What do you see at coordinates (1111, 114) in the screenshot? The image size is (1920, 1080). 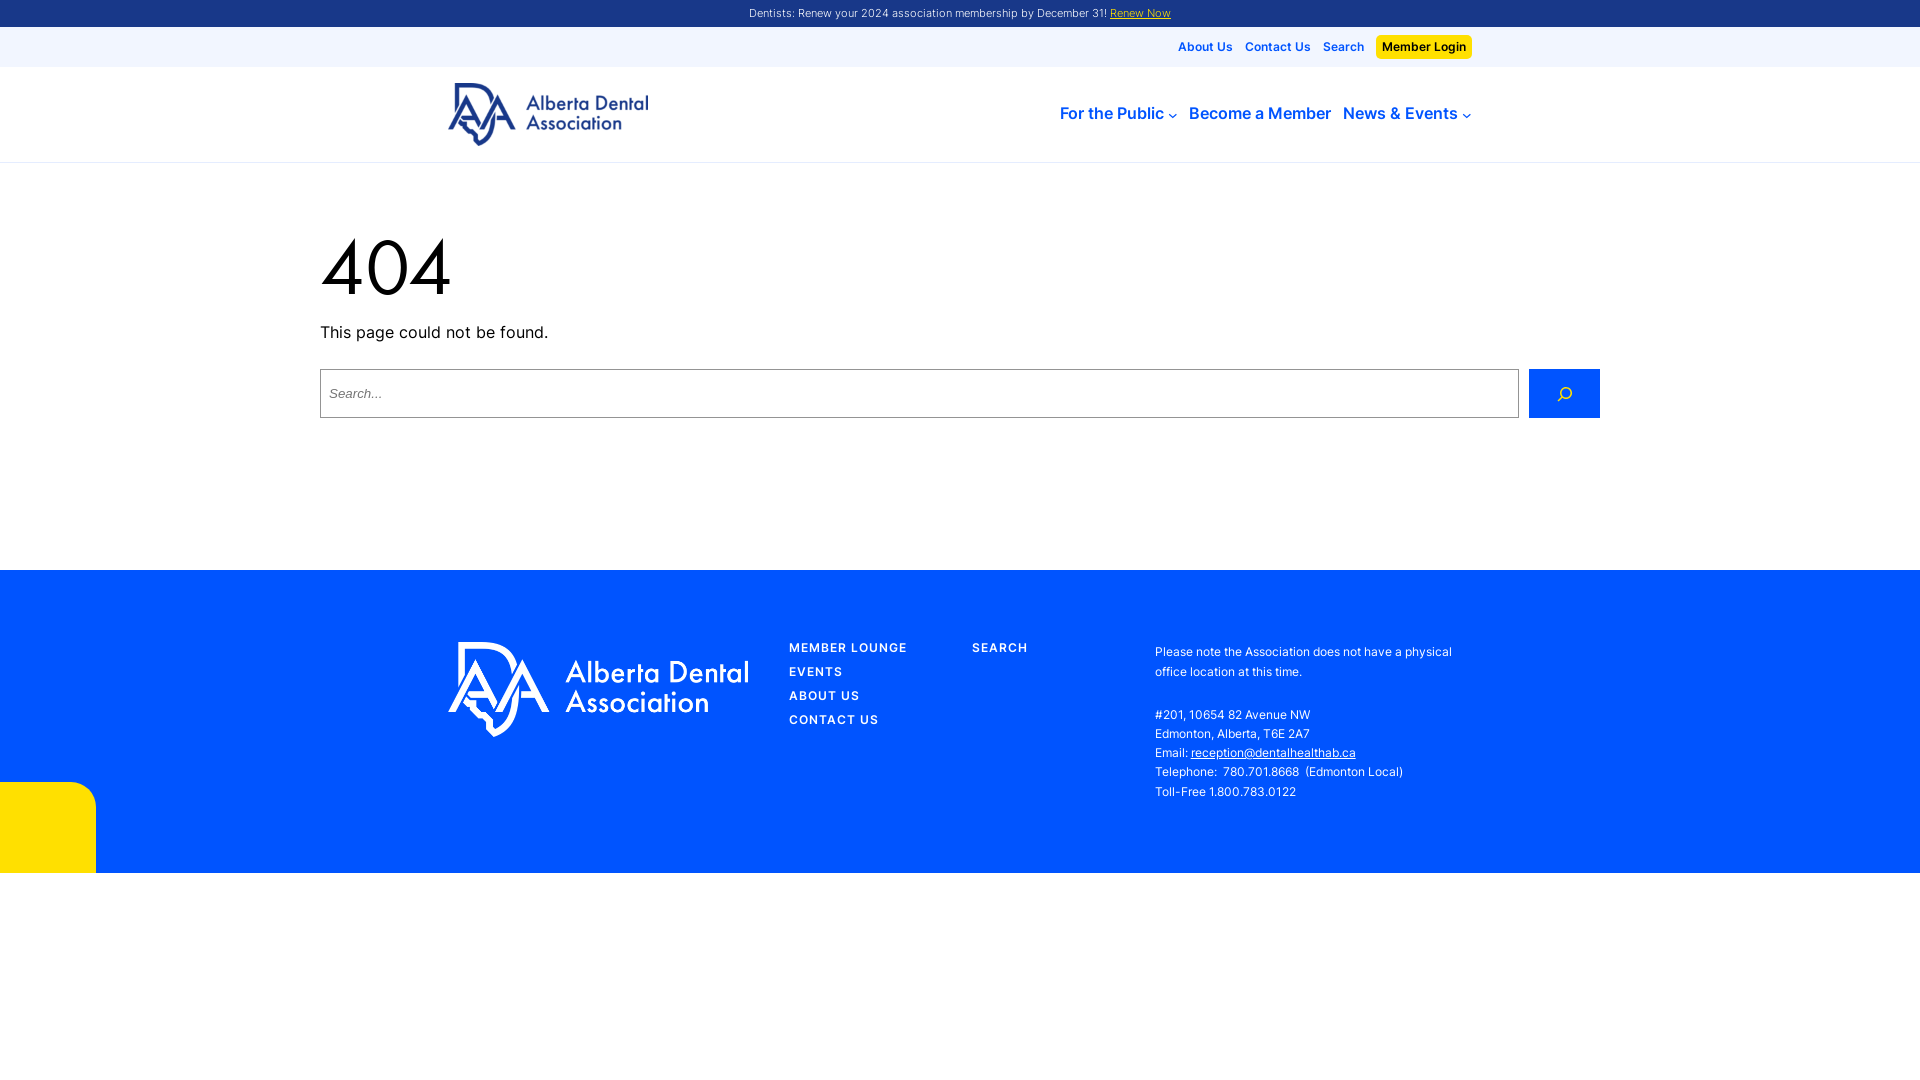 I see `'For the Public'` at bounding box center [1111, 114].